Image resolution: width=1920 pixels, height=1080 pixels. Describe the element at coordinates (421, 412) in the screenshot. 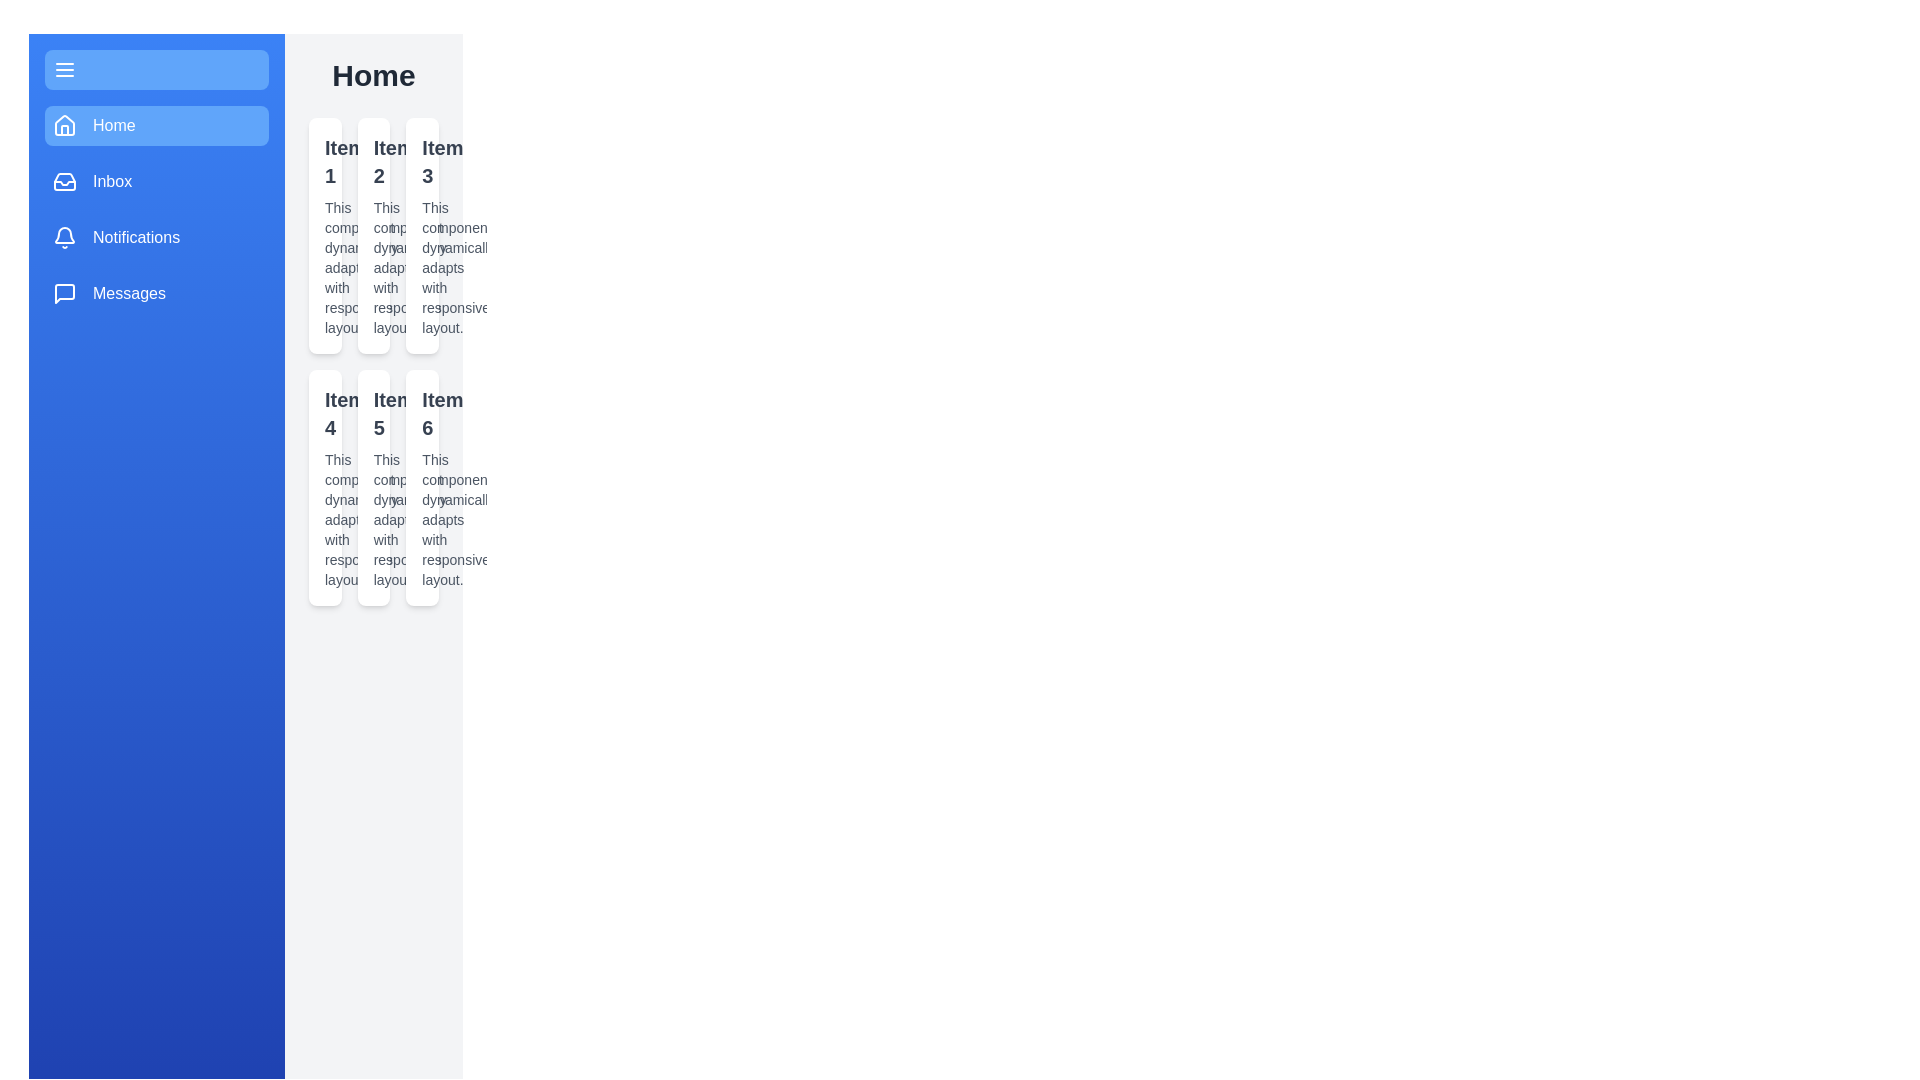

I see `text label located at the top of the rightmost card in the second row of the columnar layout` at that location.